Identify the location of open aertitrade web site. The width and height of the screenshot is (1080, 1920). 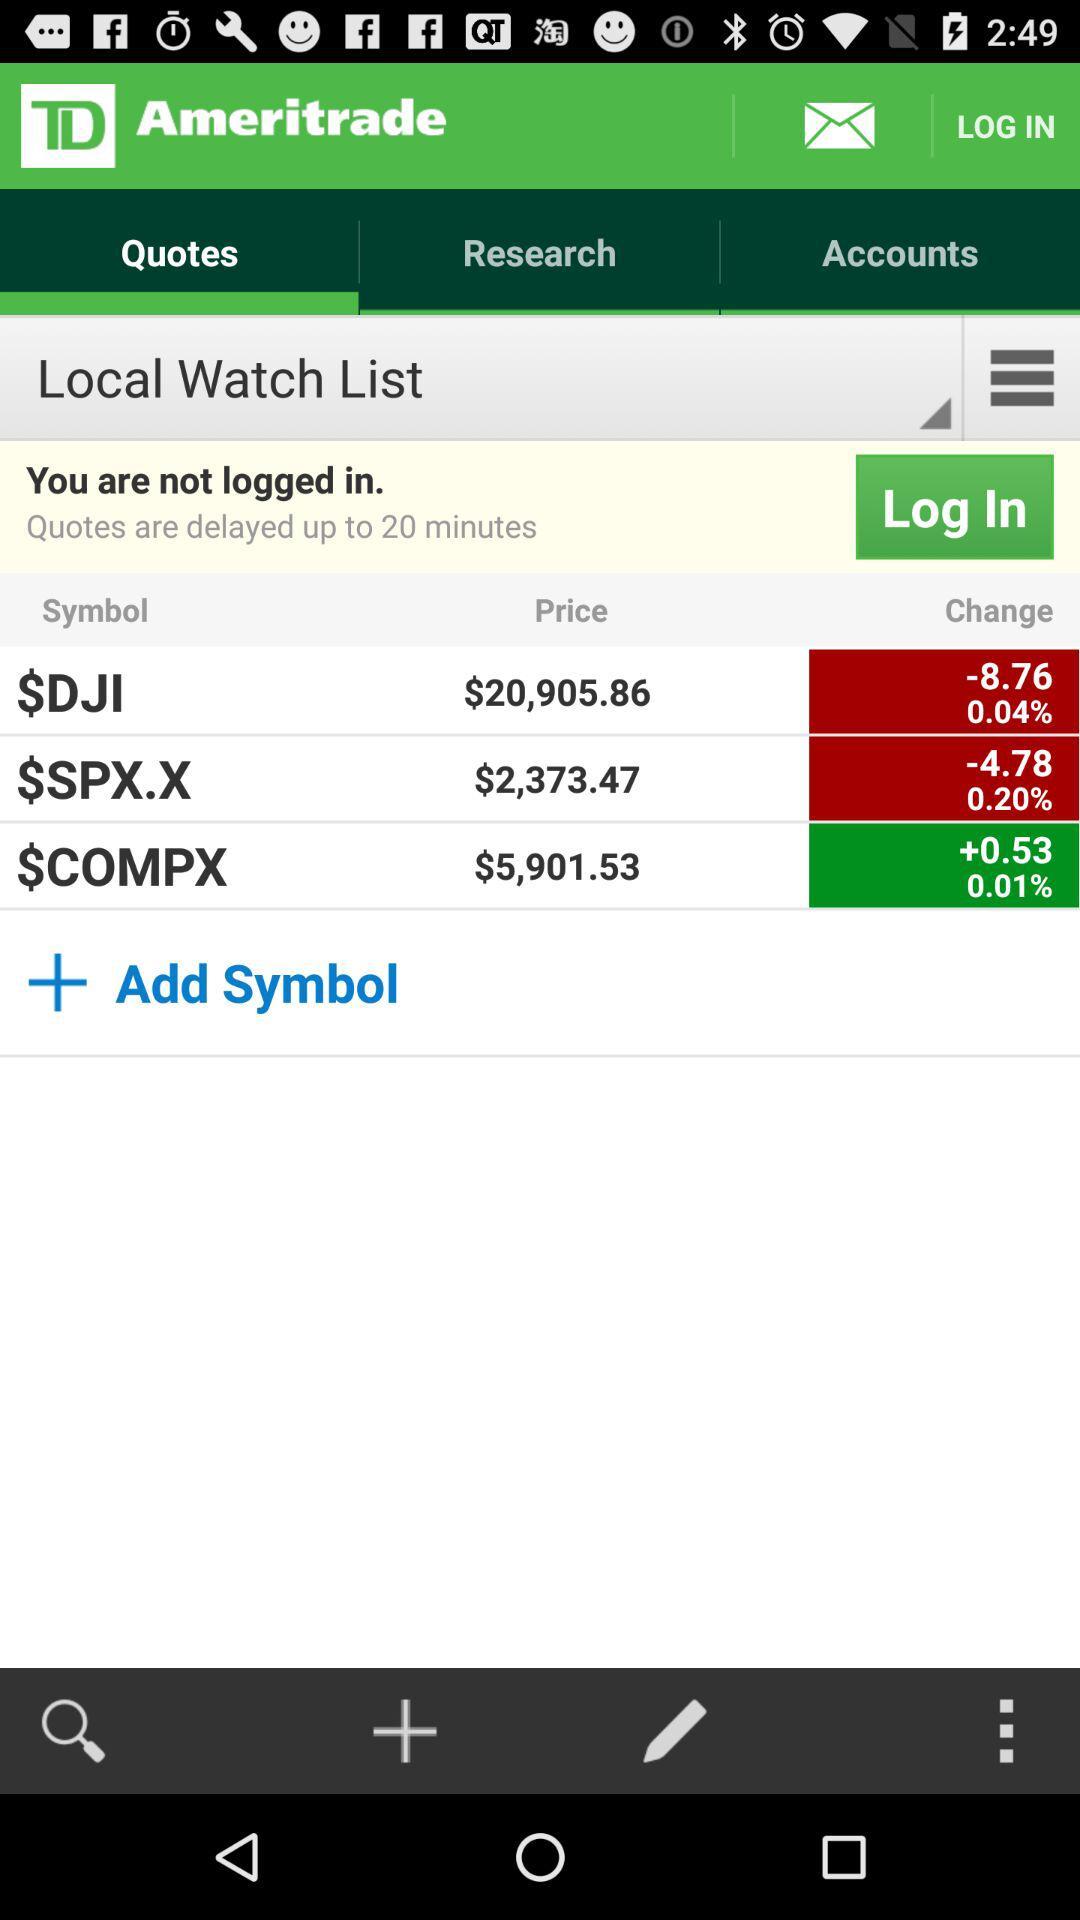
(232, 124).